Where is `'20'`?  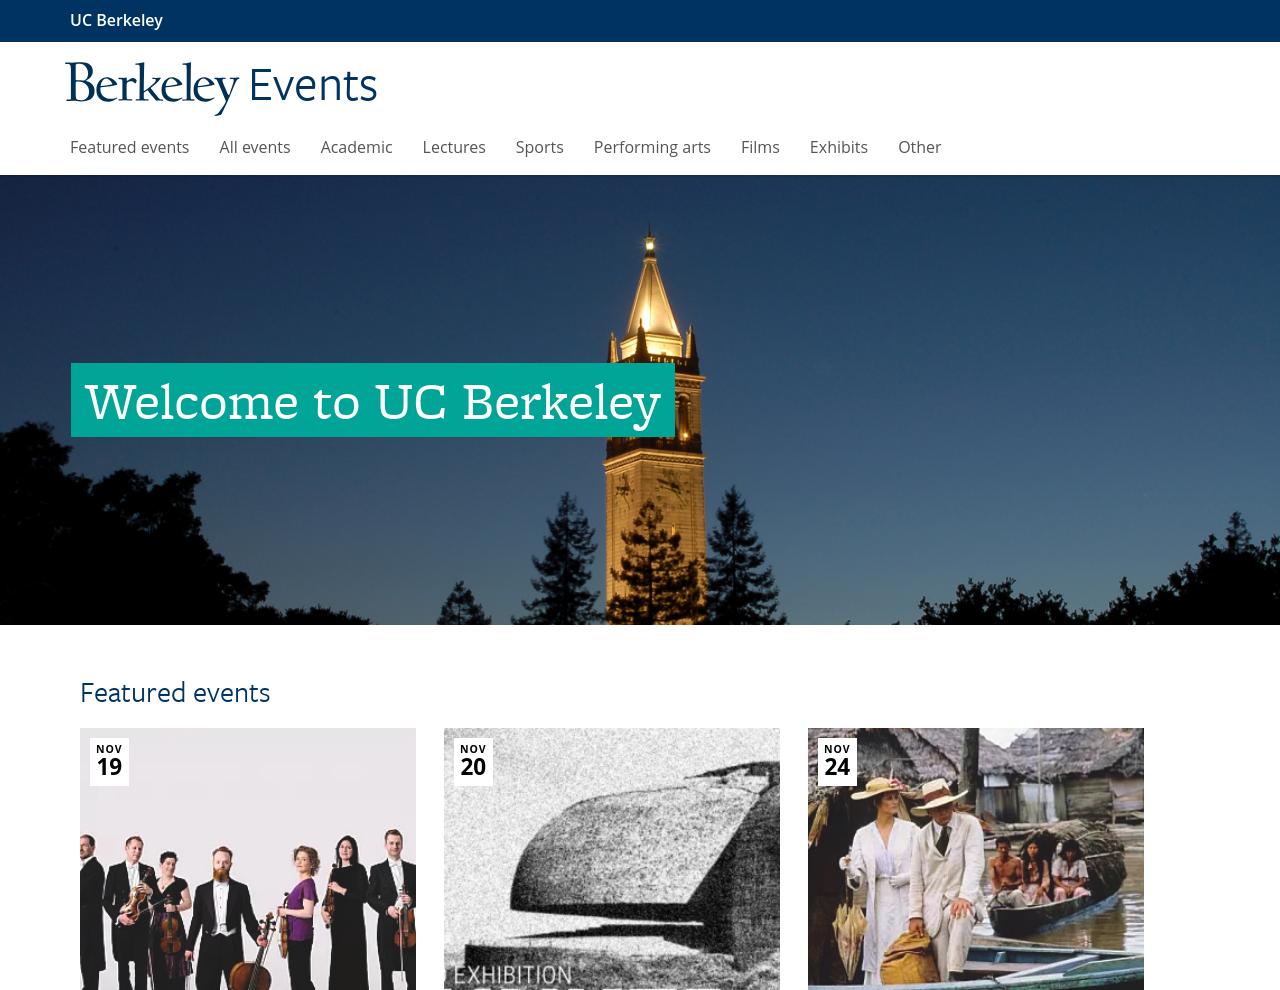
'20' is located at coordinates (471, 766).